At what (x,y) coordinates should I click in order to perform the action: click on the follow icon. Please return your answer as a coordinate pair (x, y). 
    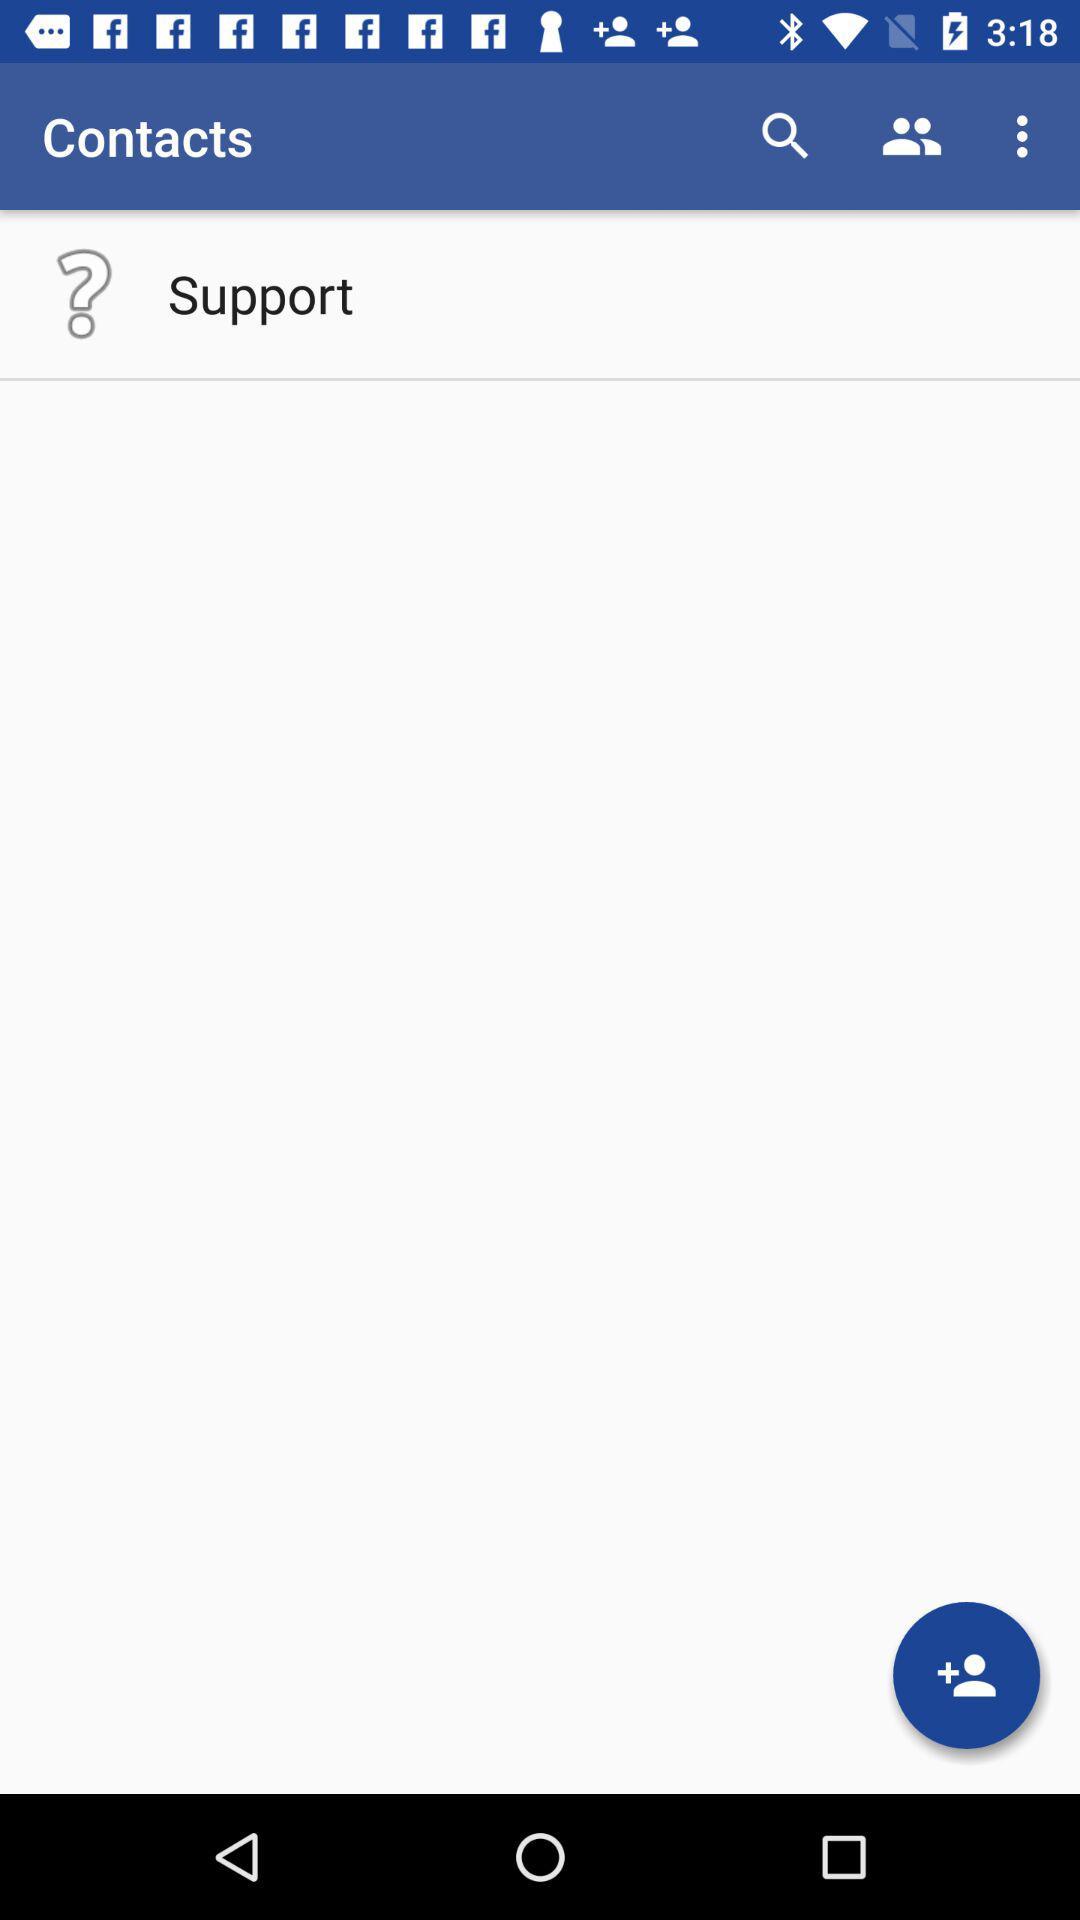
    Looking at the image, I should click on (965, 1675).